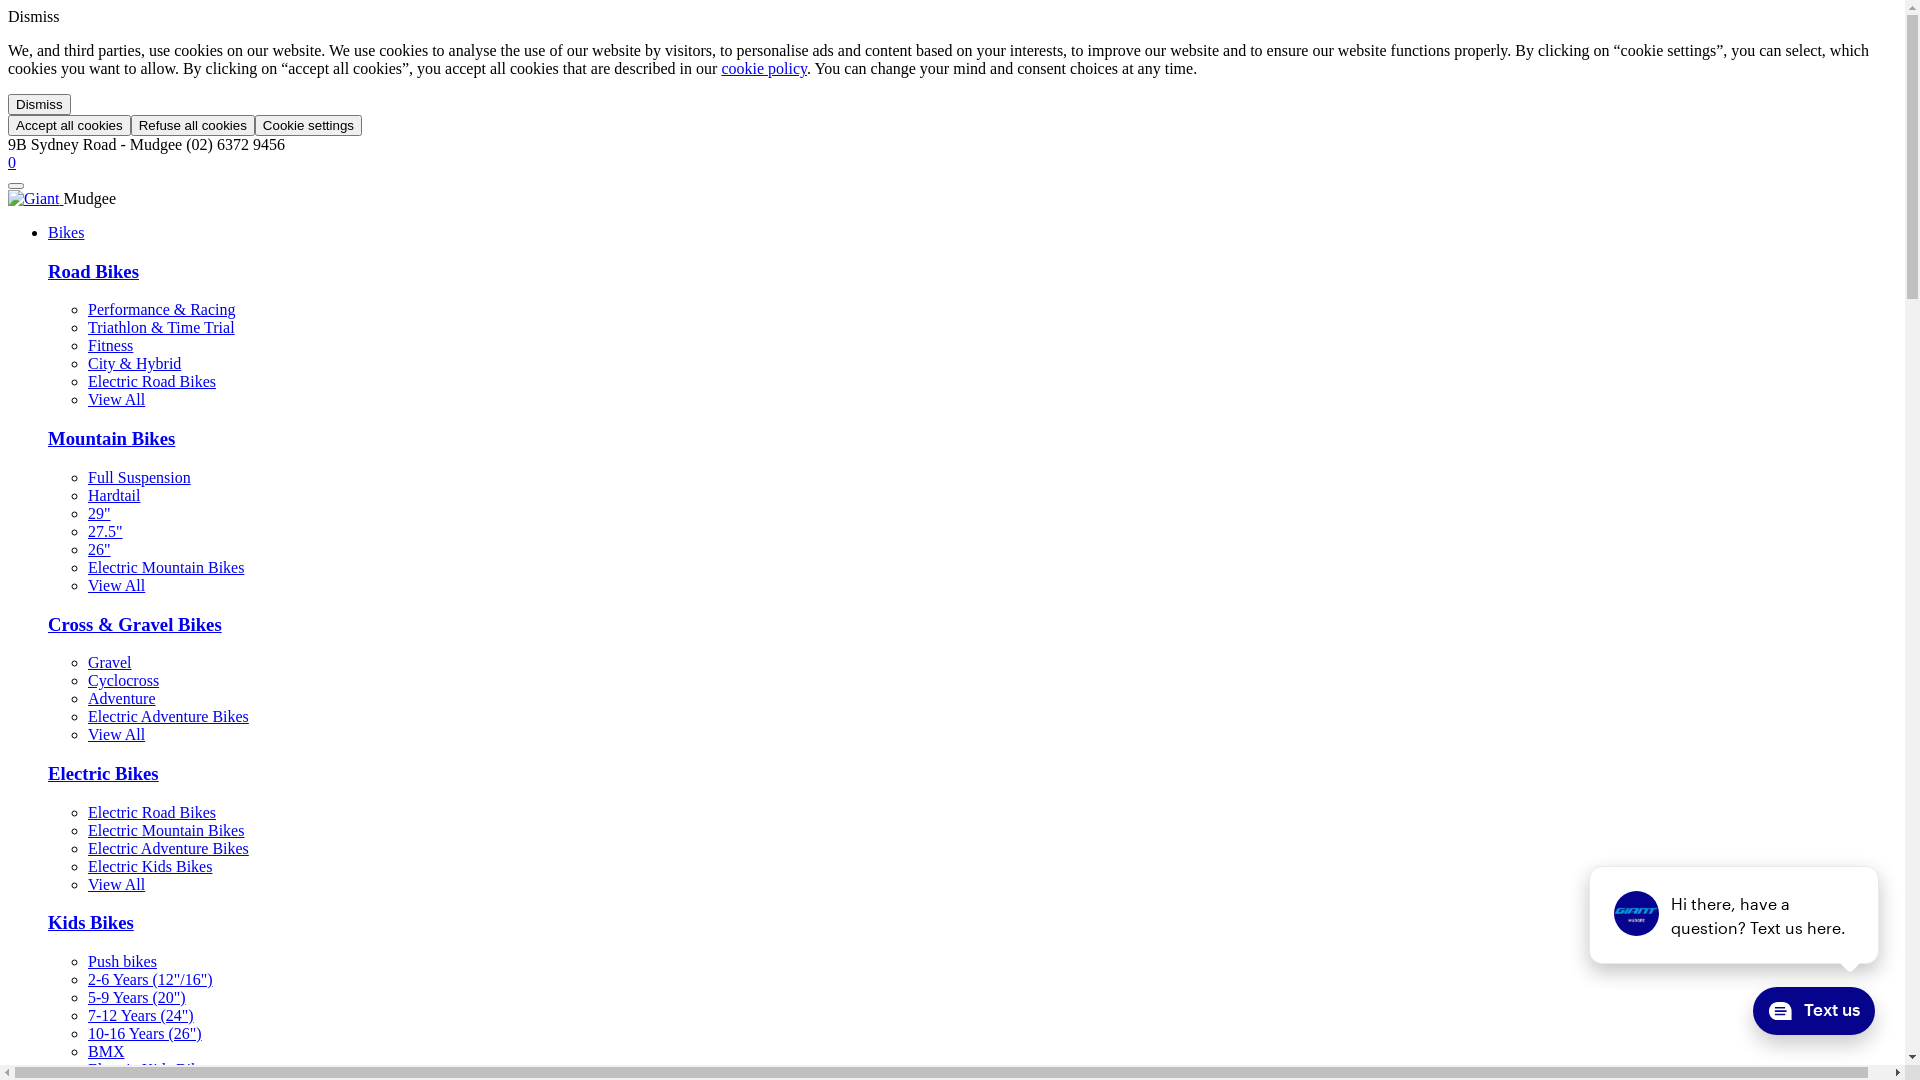 The image size is (1920, 1080). Describe the element at coordinates (113, 495) in the screenshot. I see `'Hardtail'` at that location.